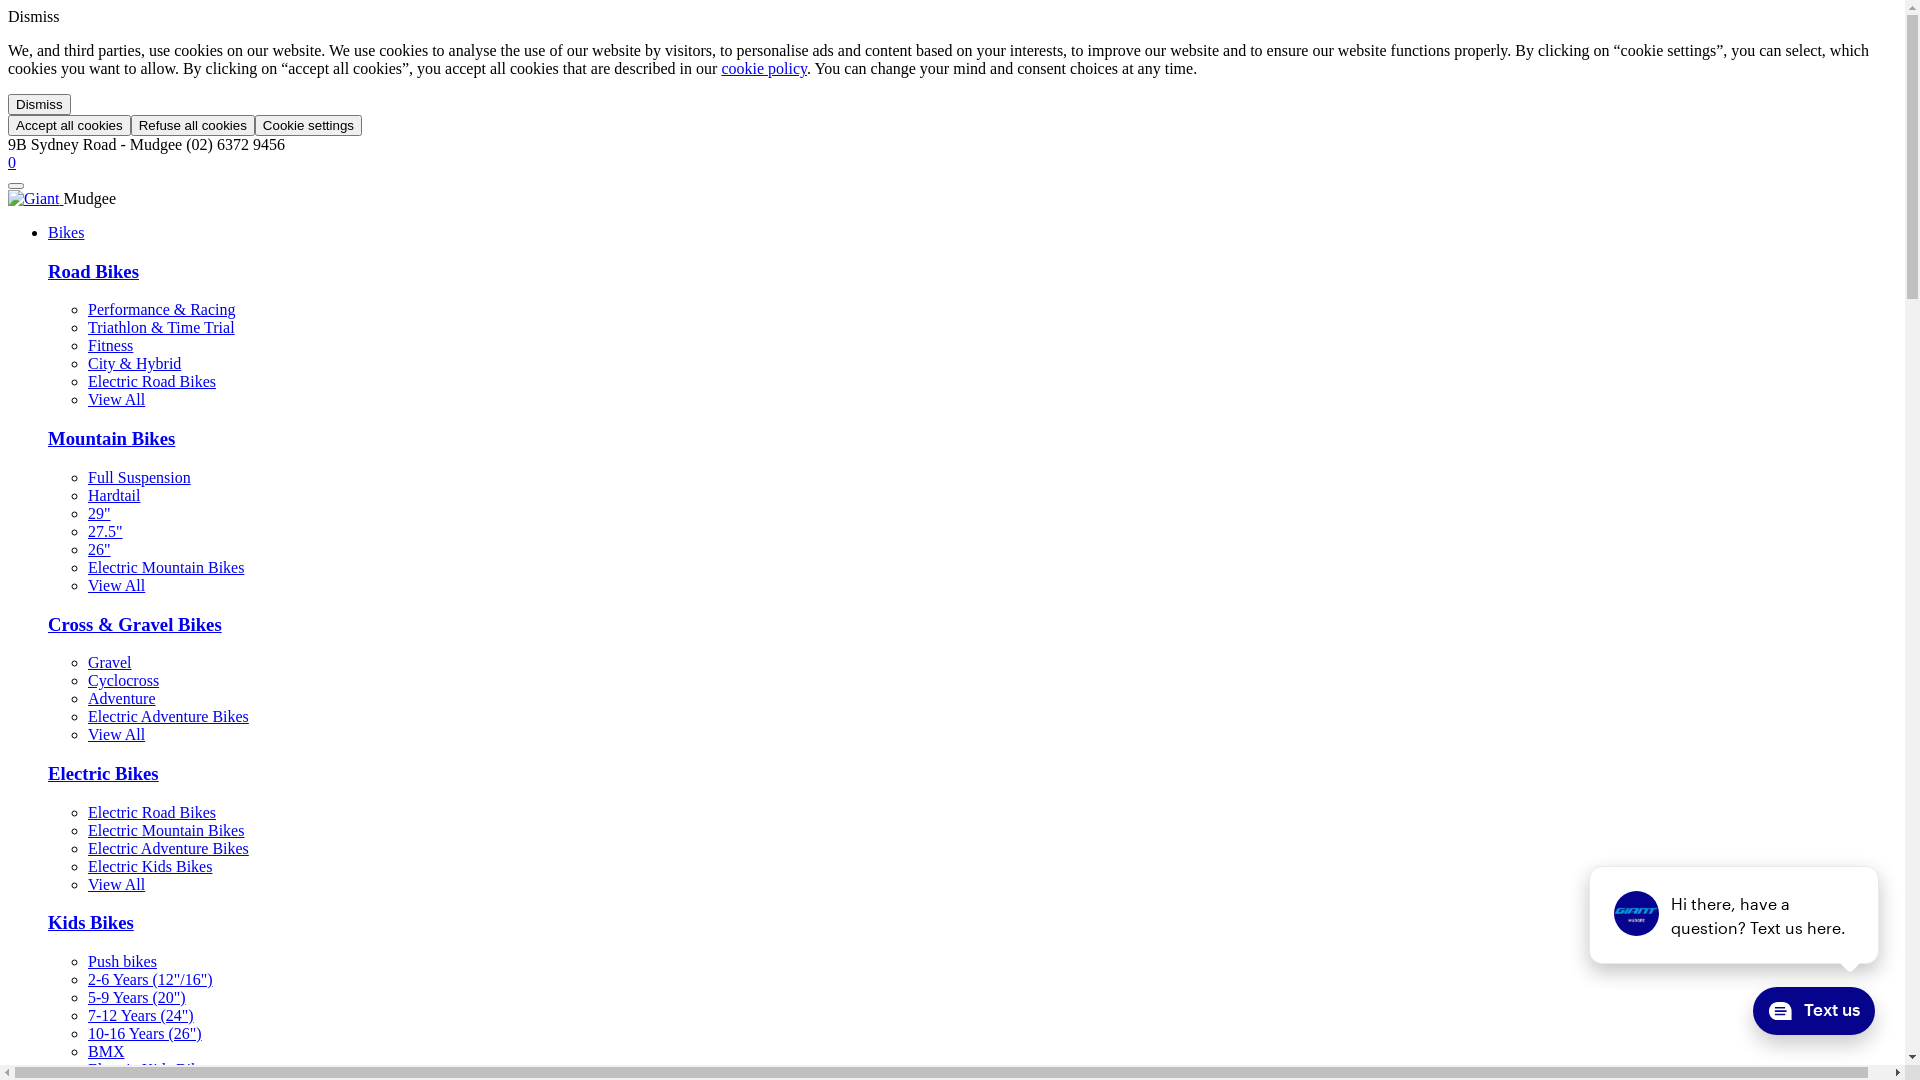 The image size is (1920, 1080). Describe the element at coordinates (113, 495) in the screenshot. I see `'Hardtail'` at that location.